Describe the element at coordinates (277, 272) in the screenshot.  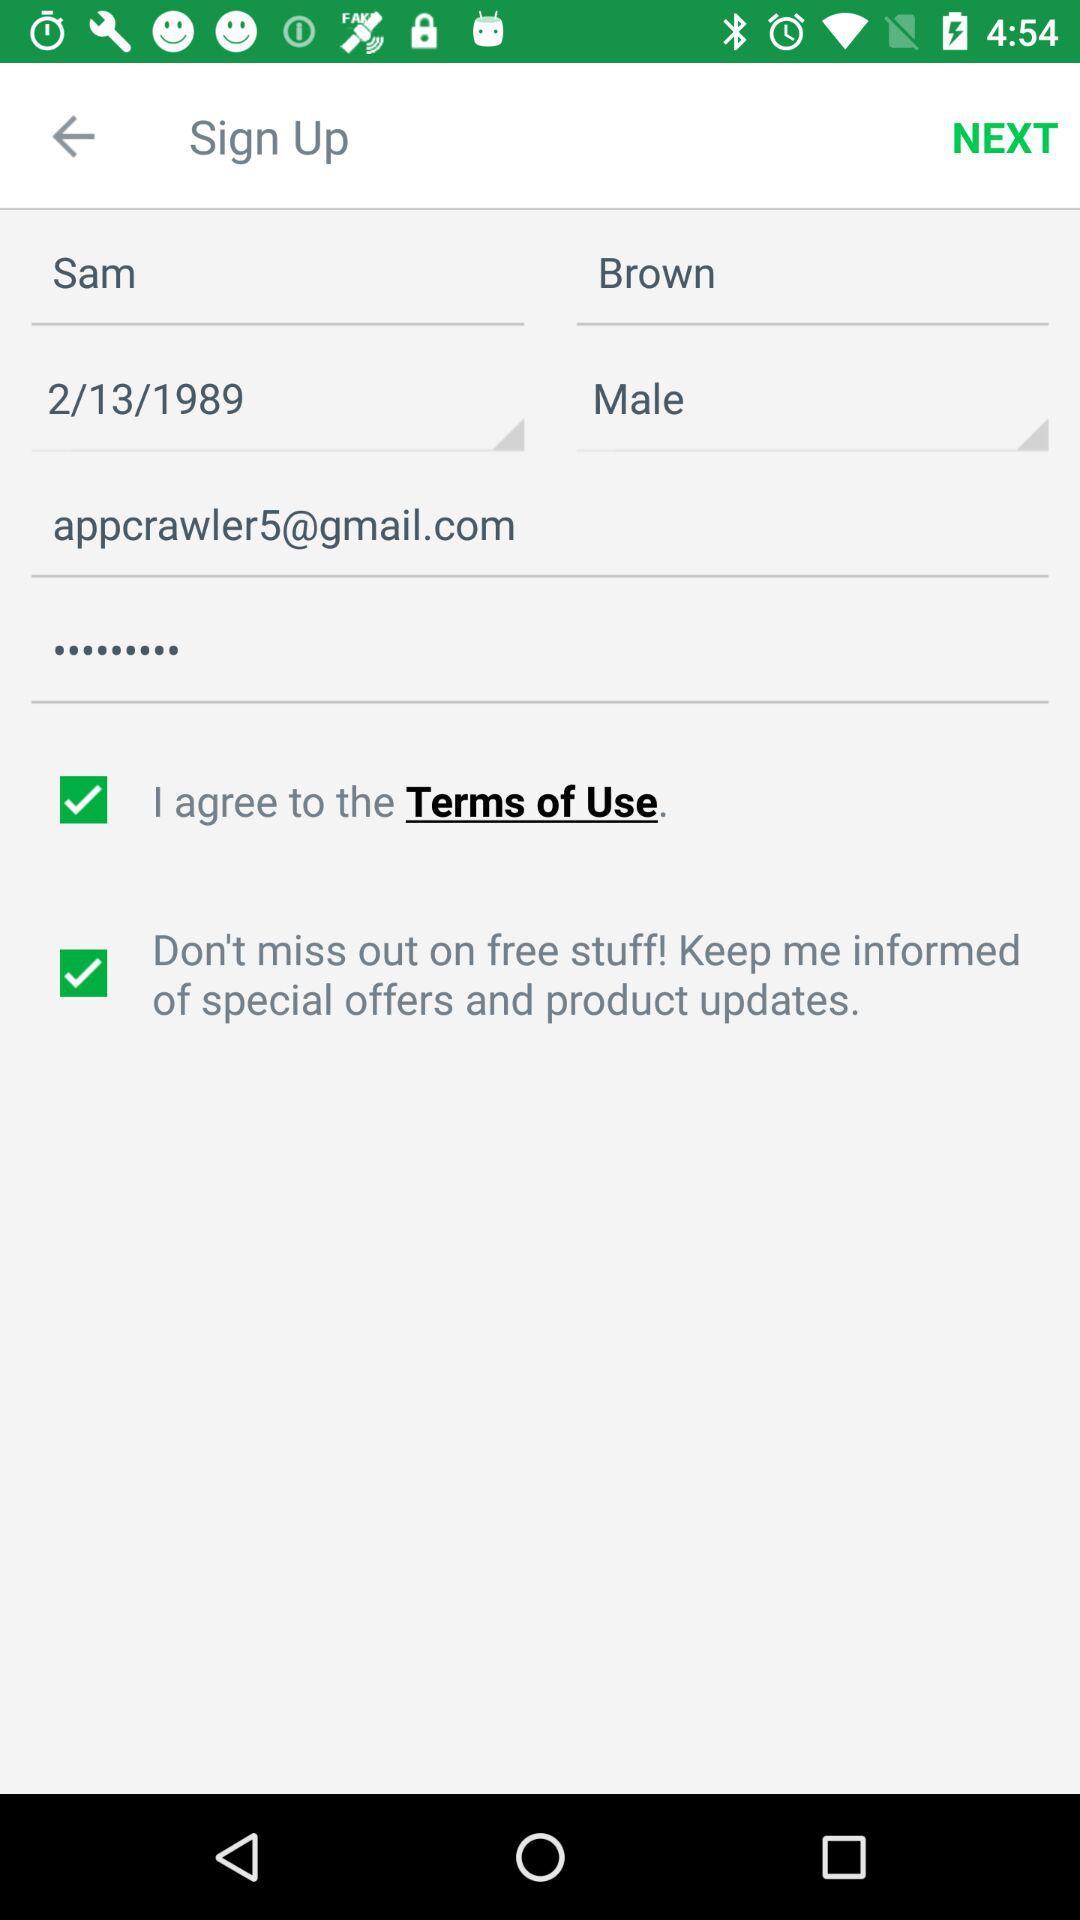
I see `the icon next to brown icon` at that location.